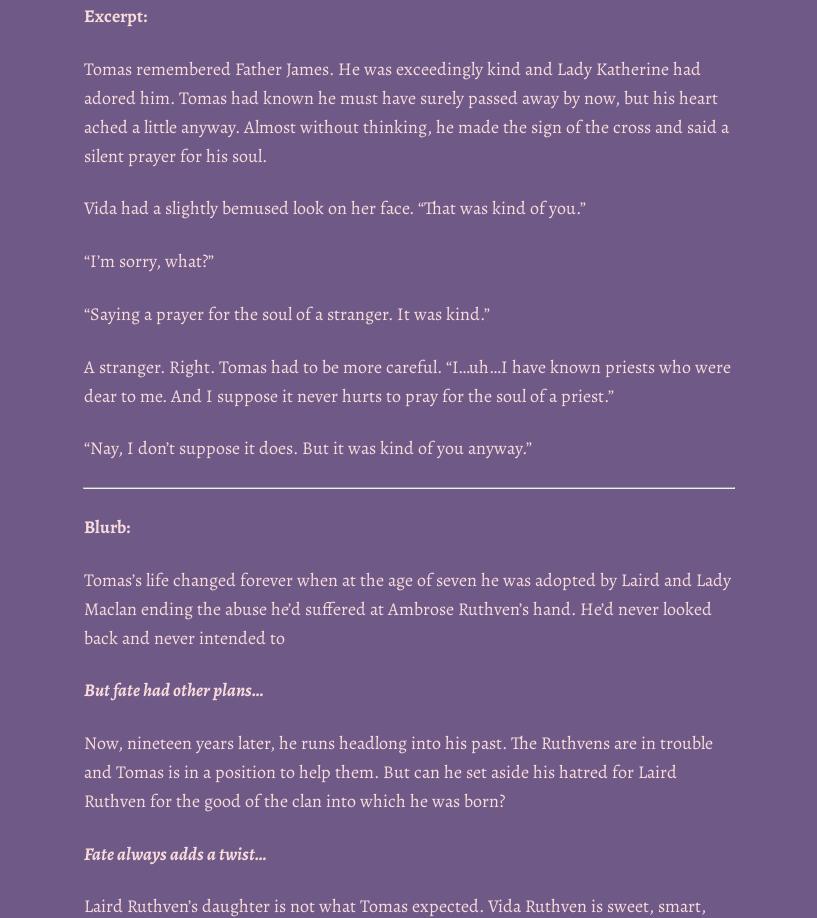 This screenshot has width=817, height=918. What do you see at coordinates (172, 688) in the screenshot?
I see `'But fate had other plans…'` at bounding box center [172, 688].